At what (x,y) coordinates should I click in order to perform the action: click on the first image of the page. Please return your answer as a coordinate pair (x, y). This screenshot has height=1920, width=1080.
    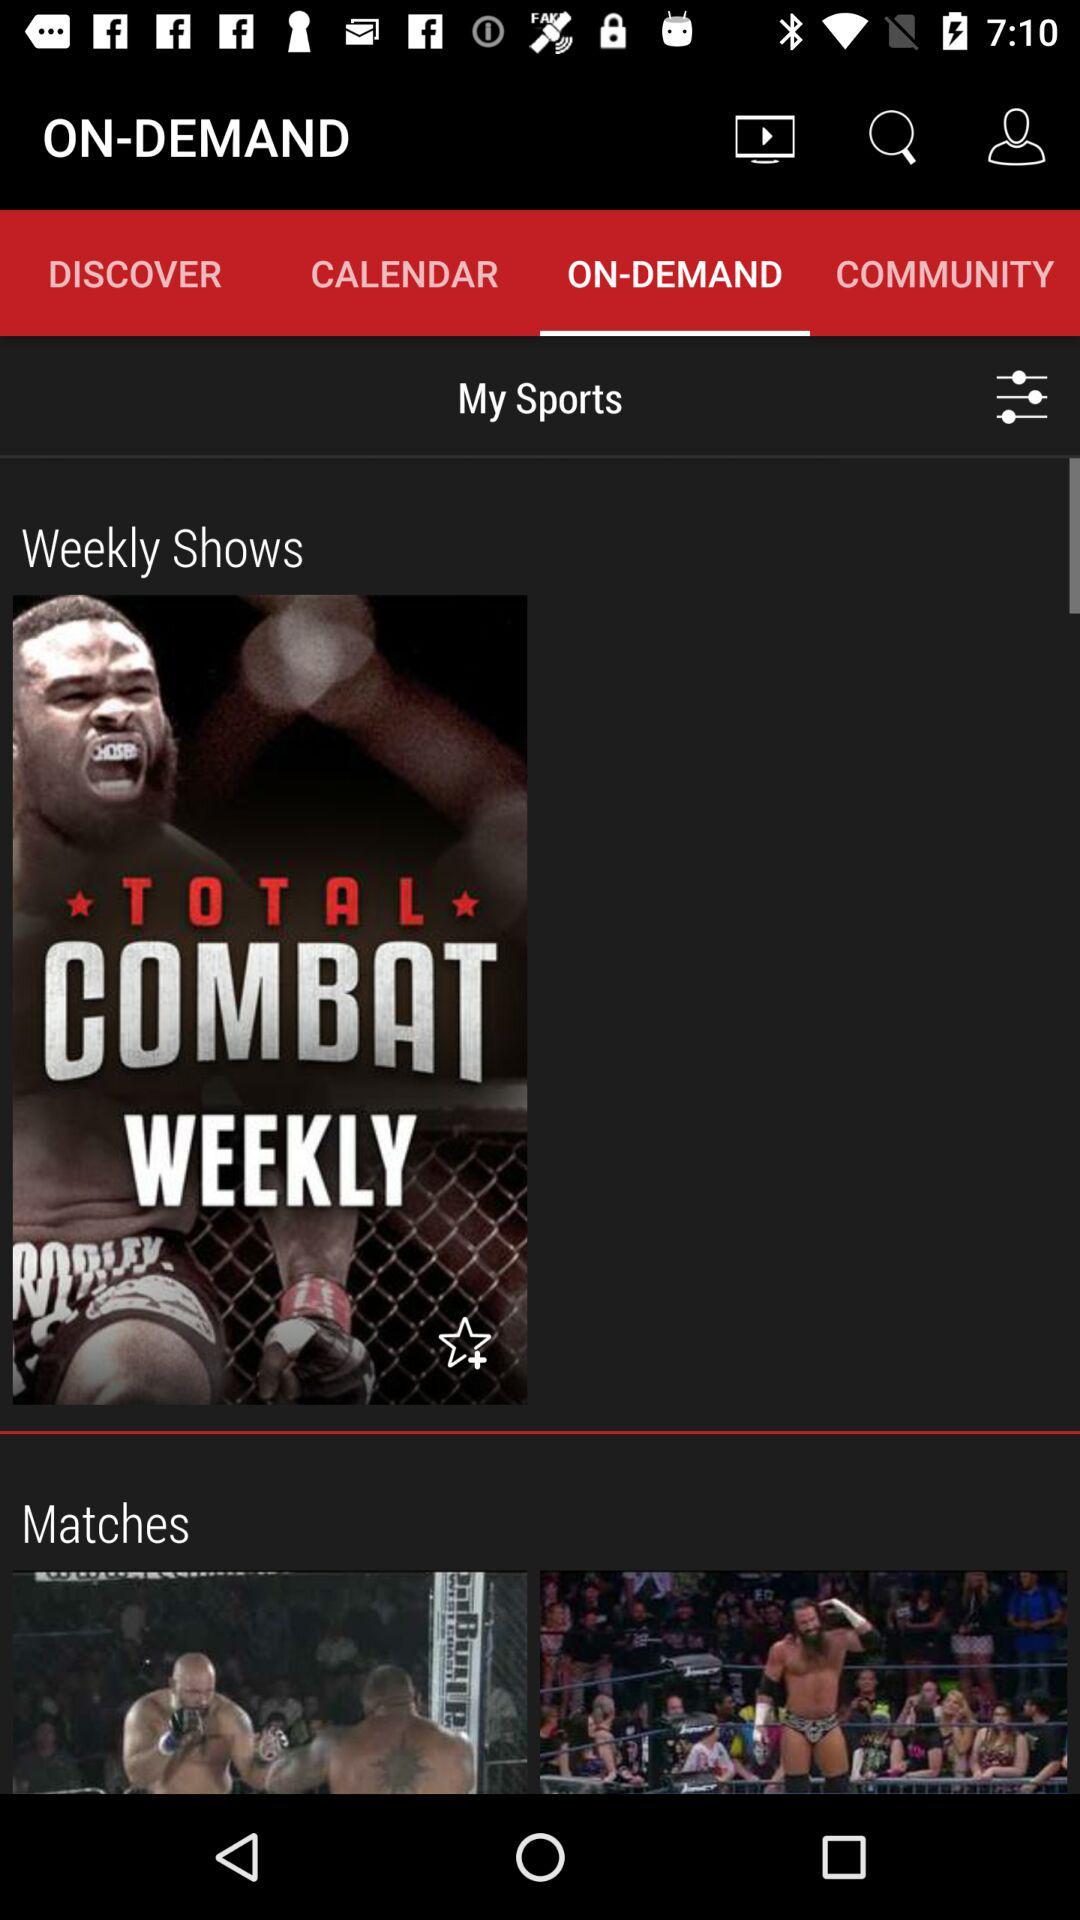
    Looking at the image, I should click on (270, 999).